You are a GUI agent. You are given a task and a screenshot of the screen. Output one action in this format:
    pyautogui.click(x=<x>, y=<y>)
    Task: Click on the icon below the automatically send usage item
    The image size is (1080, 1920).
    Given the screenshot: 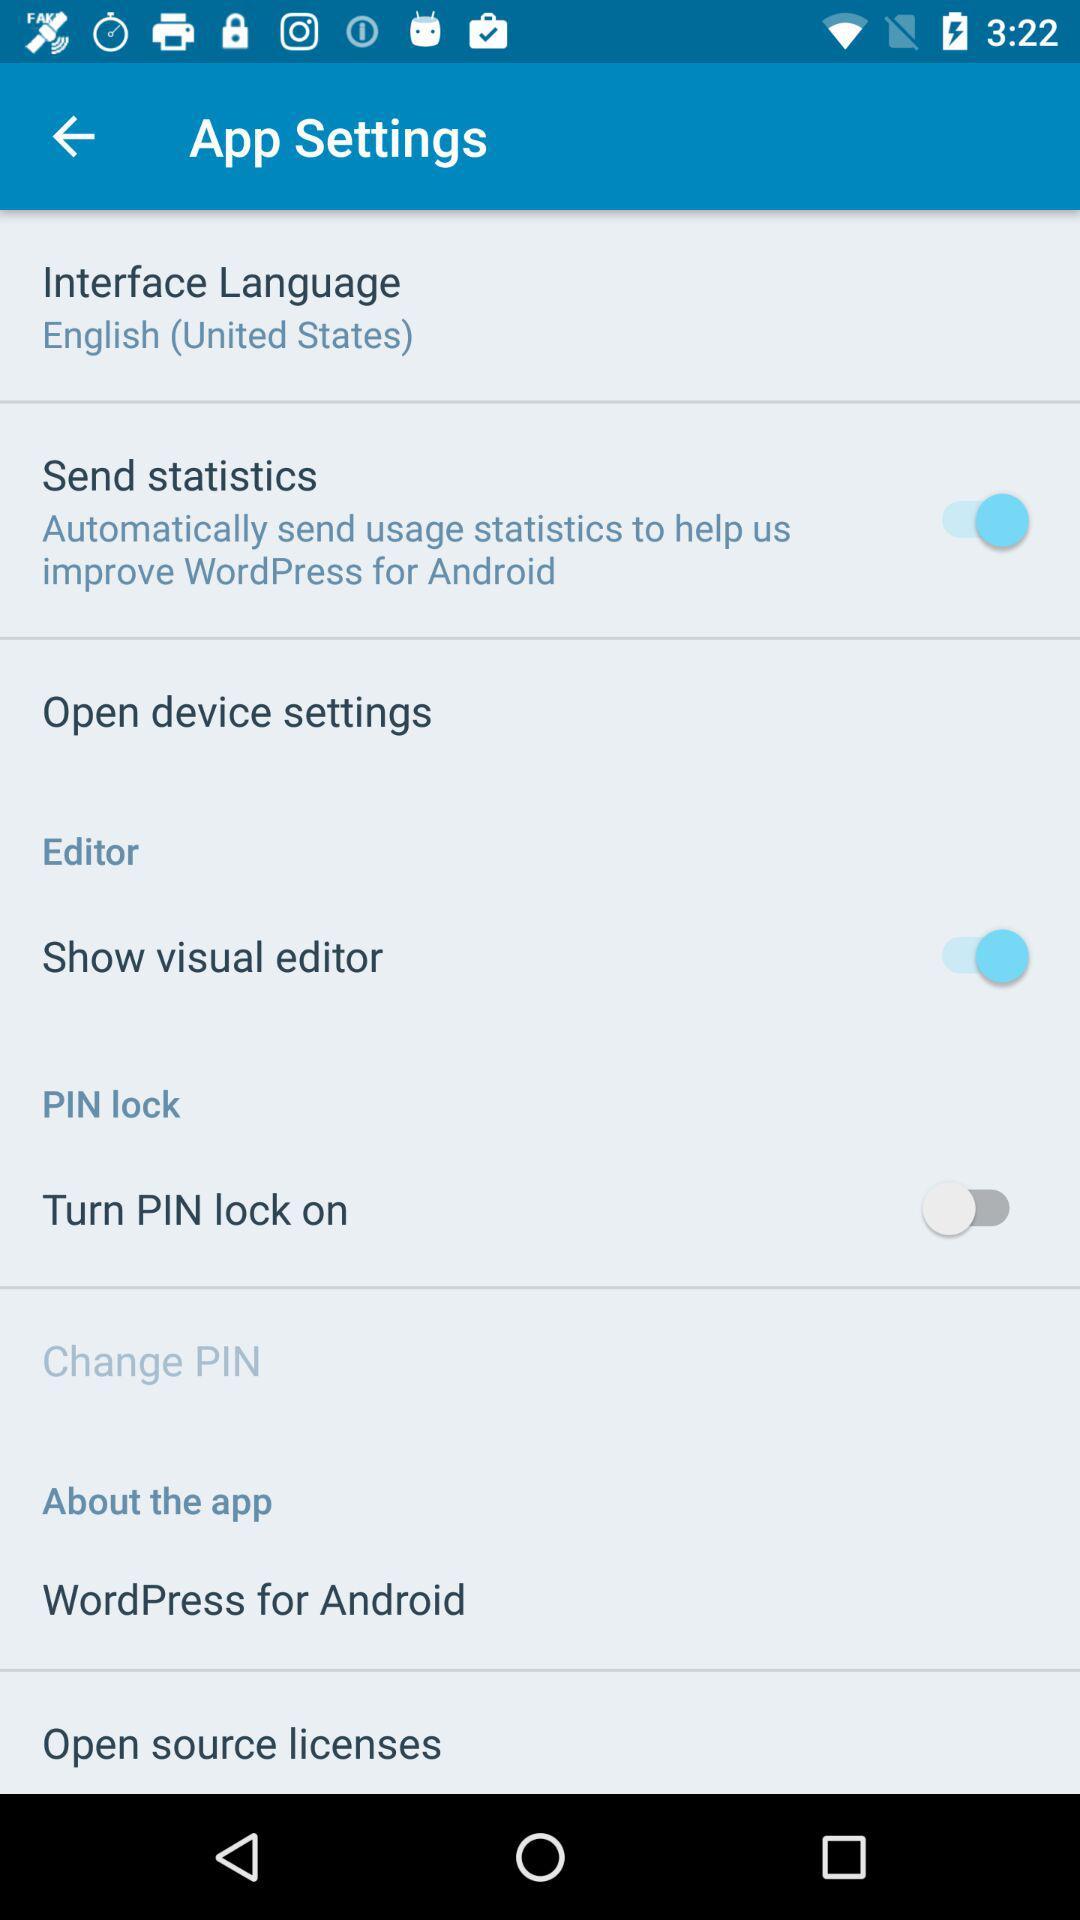 What is the action you would take?
    pyautogui.click(x=236, y=710)
    